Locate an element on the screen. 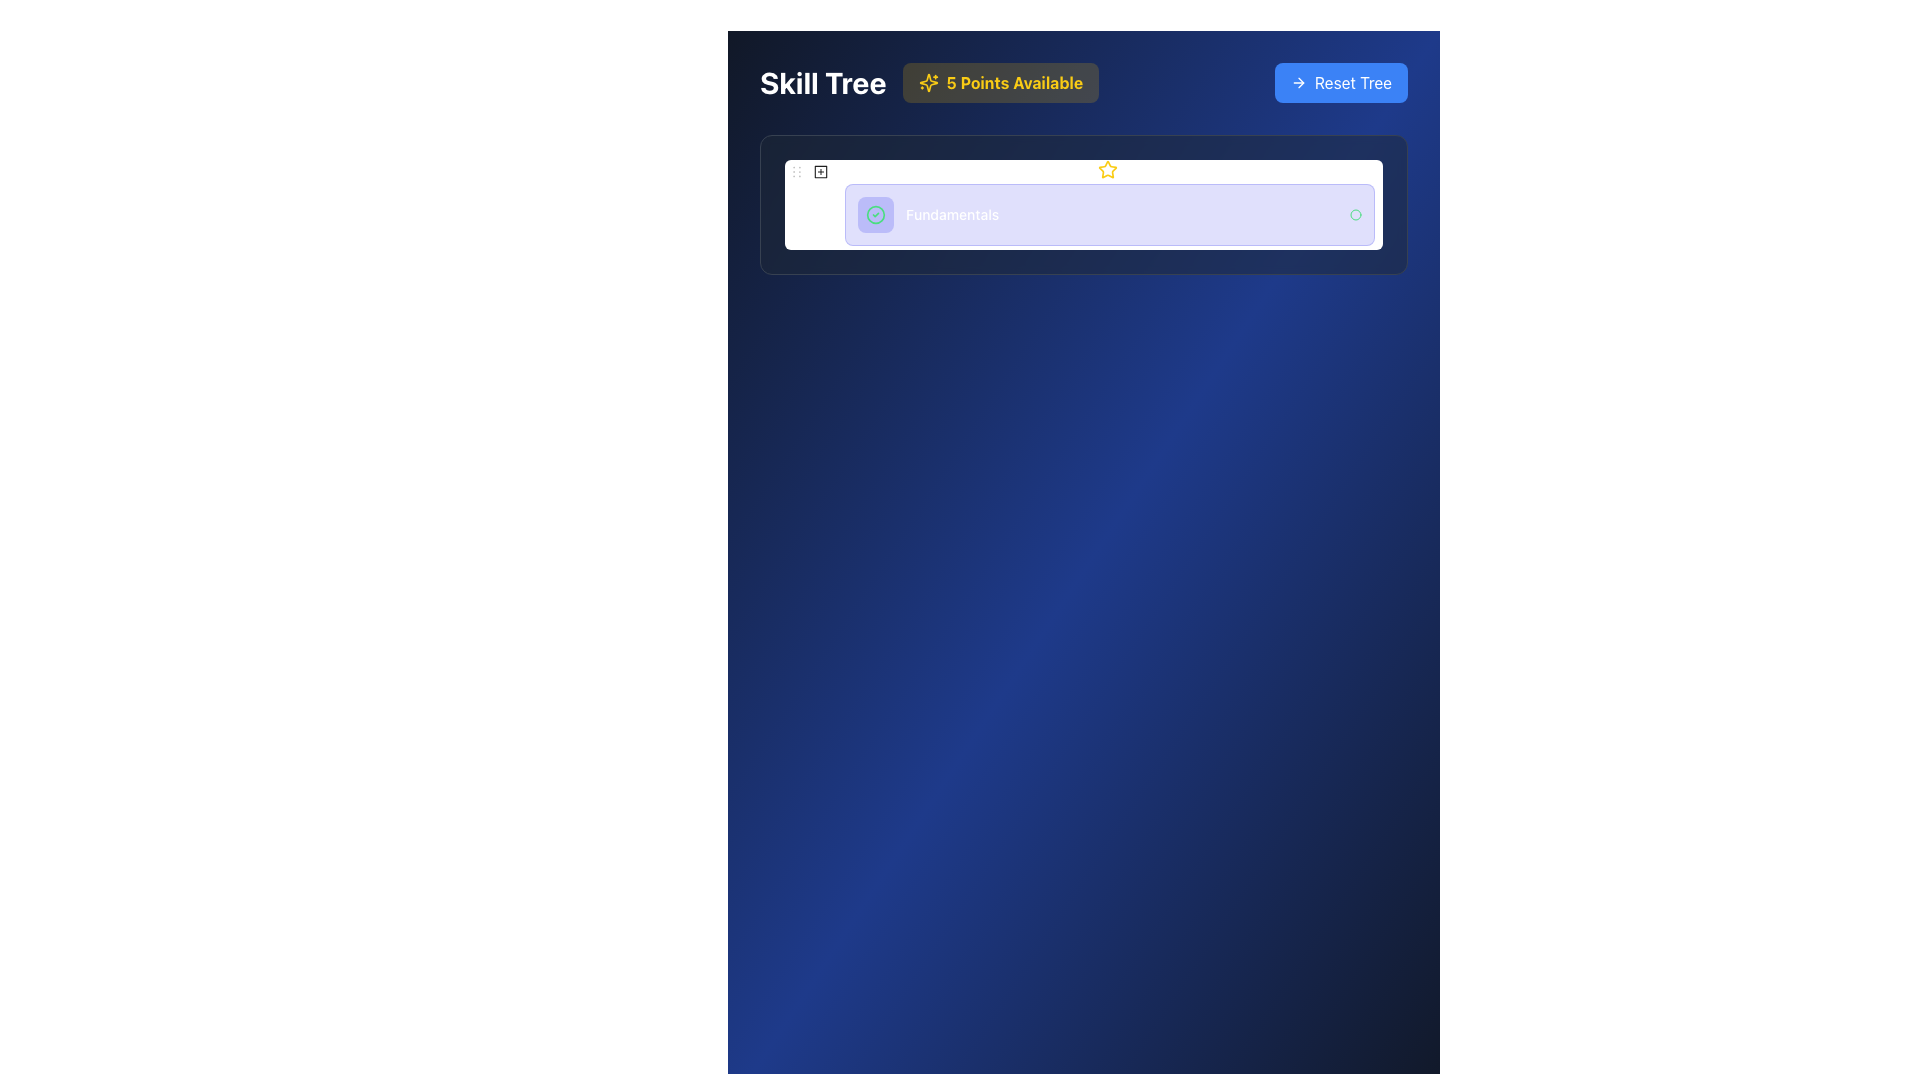 Image resolution: width=1920 pixels, height=1080 pixels. the square outline with rounded corners that is part of the plus sign icon in the 'Skill Tree' interactive panel is located at coordinates (820, 171).